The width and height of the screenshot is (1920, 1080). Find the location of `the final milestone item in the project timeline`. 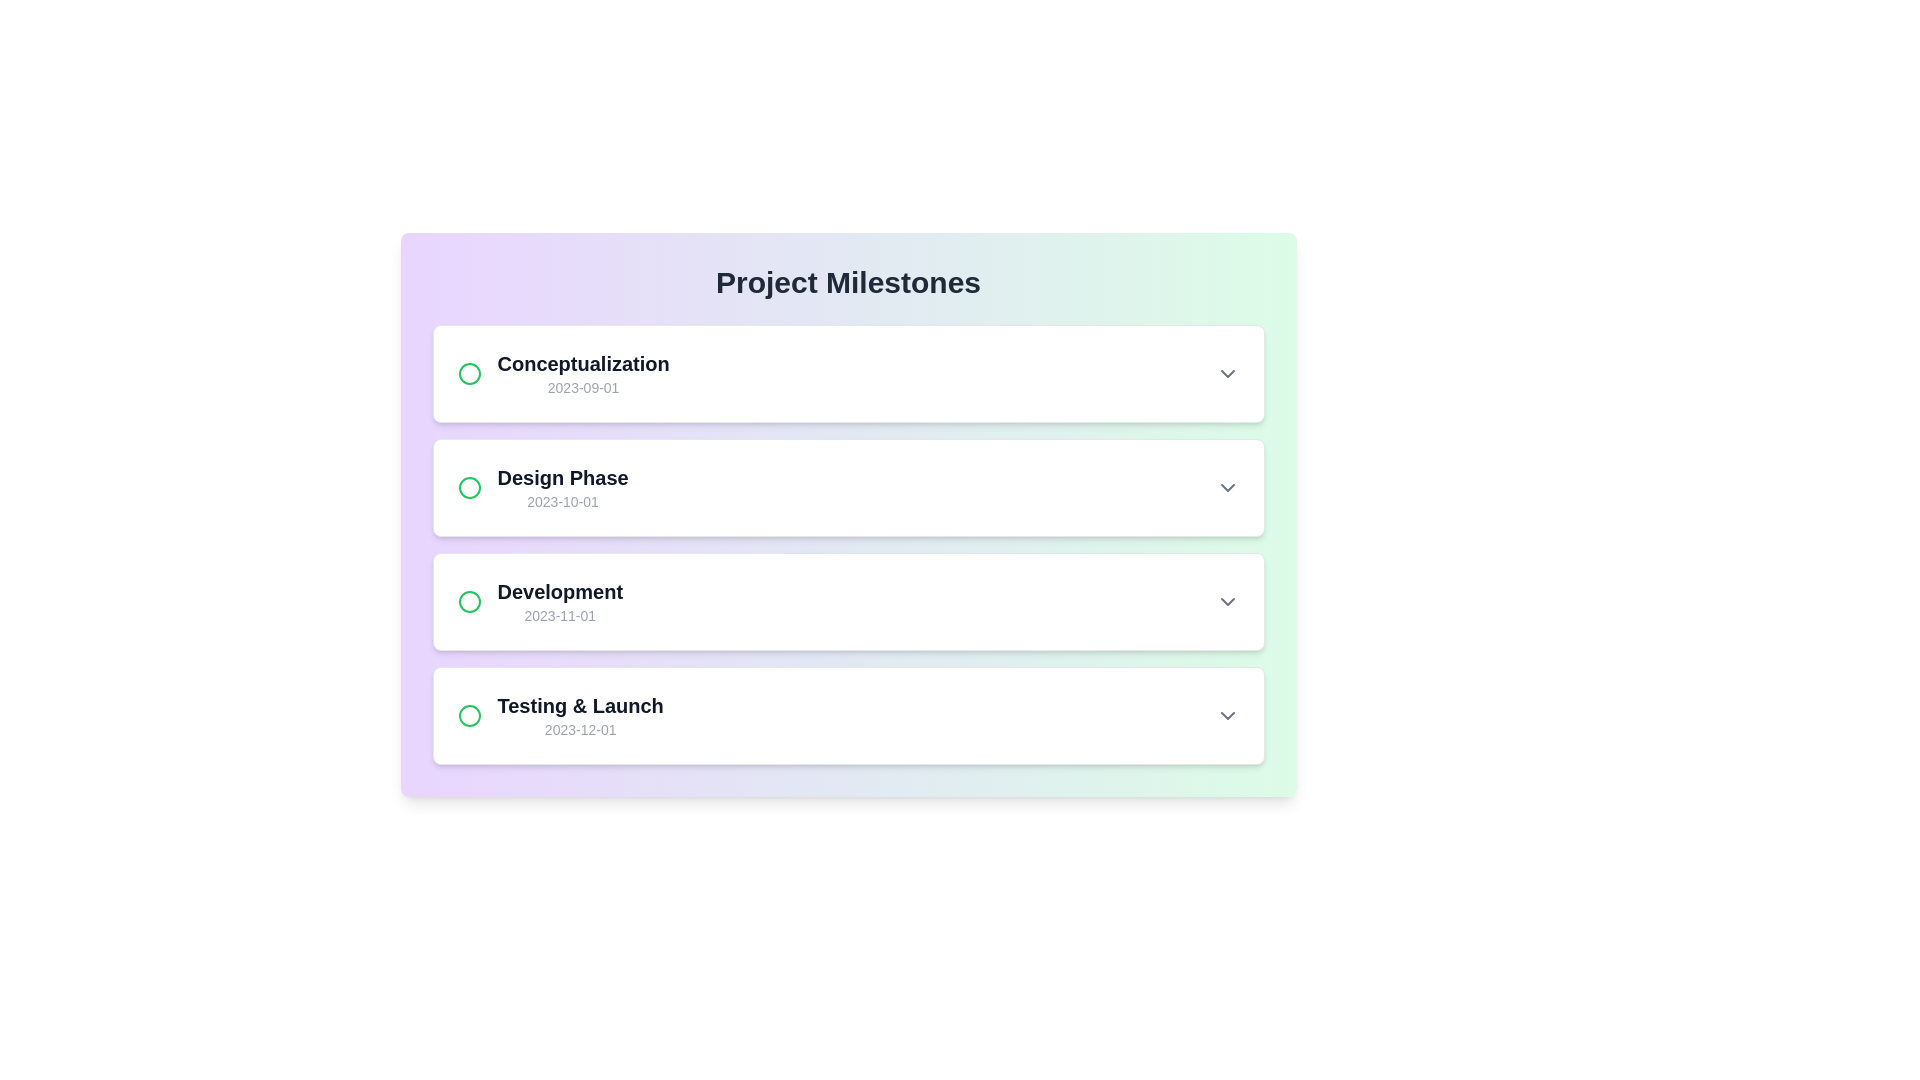

the final milestone item in the project timeline is located at coordinates (848, 715).